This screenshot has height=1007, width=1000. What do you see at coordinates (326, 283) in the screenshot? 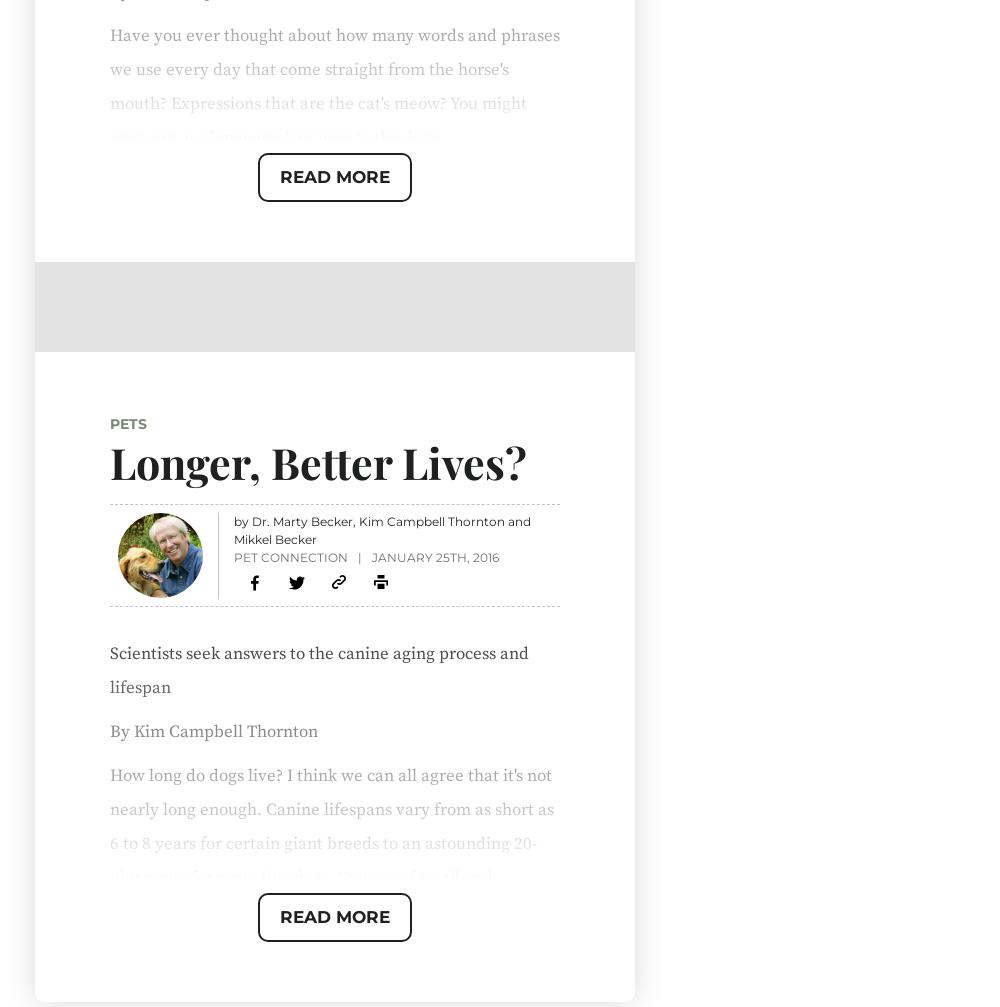
I see `'Animal-related terms are delightfully descriptive. Some are built upon animal characteristics -- eagle-eyed, bird-brained, dog-eared -- irrespective of accuracy (birds are actually pretty darn smart). Others come to us from languages such as Greek, Latin or Icelandic. Learning about their origins is fascinating. Here are some fun facts about pet phrases and how they came to be.'` at bounding box center [326, 283].